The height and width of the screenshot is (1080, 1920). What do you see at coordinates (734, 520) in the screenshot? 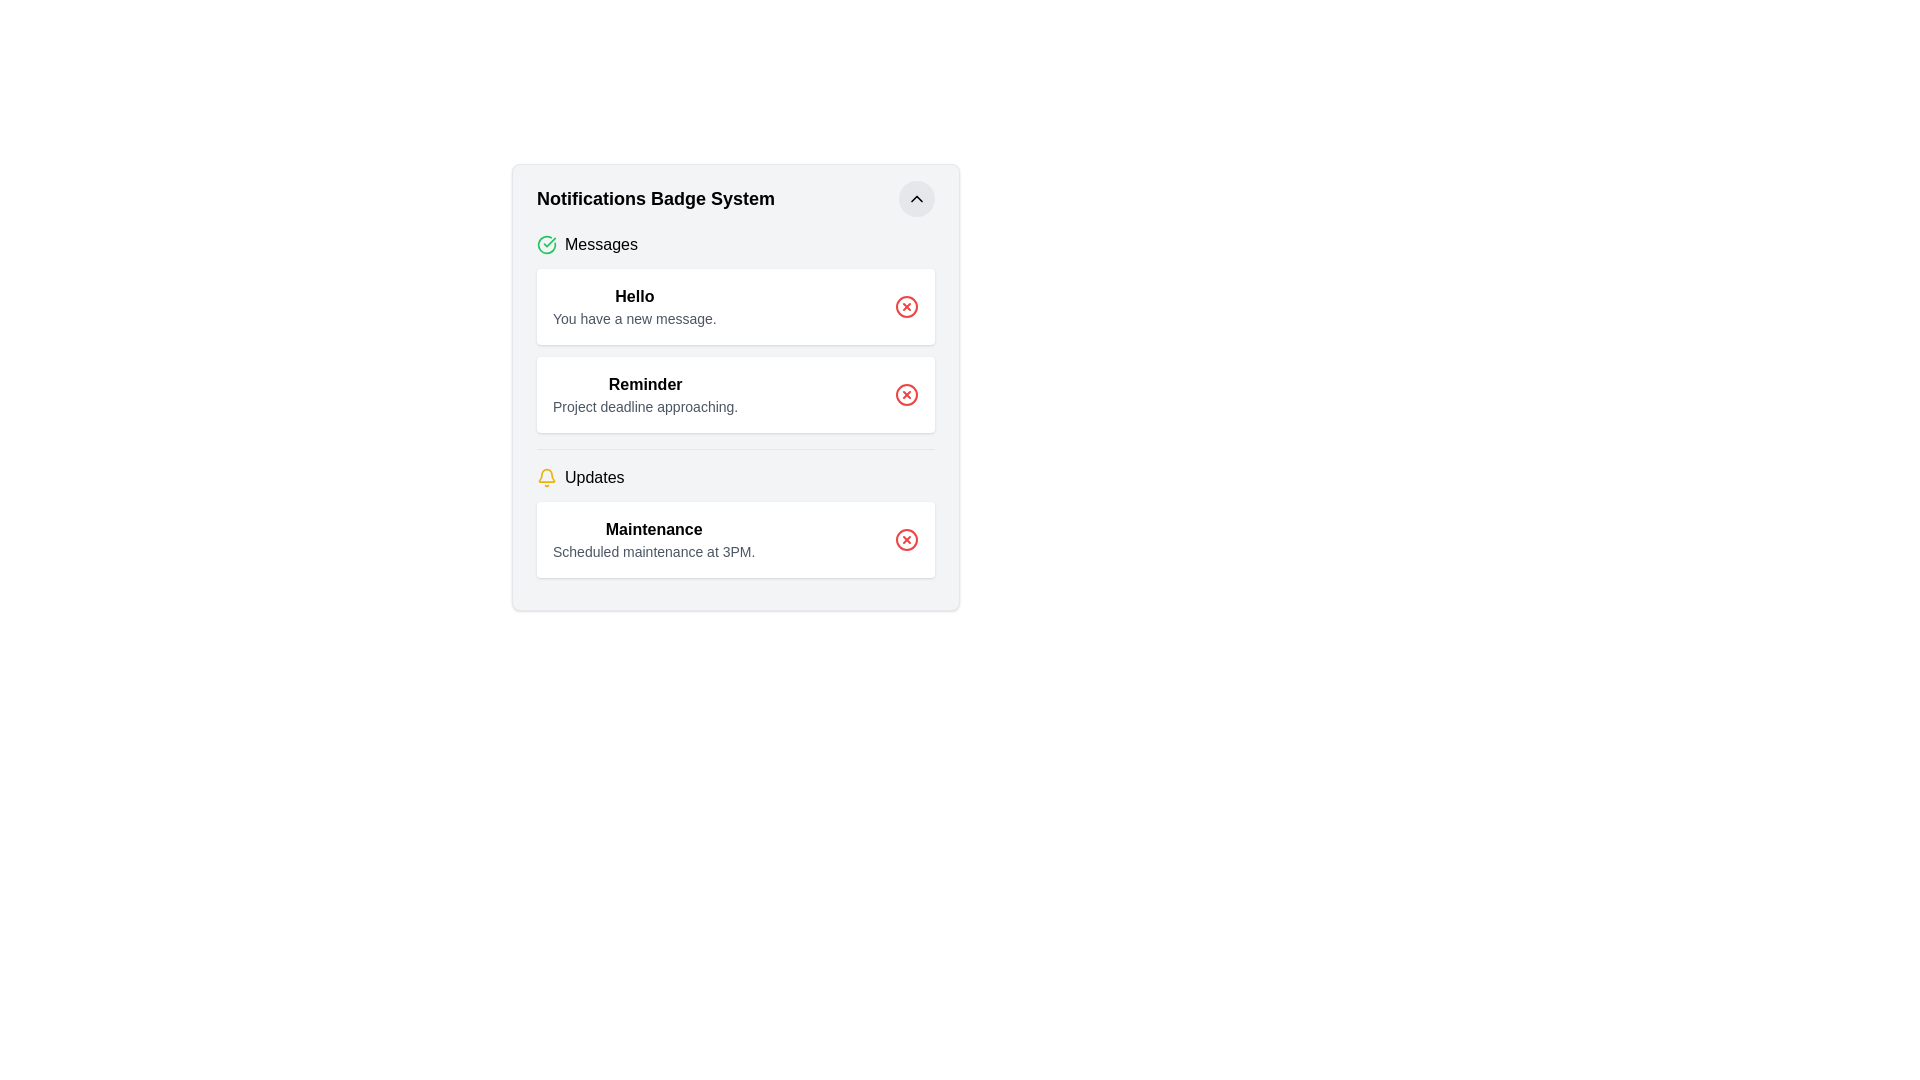
I see `information from the third notification item under the 'Updates' section, which informs about scheduled maintenance` at bounding box center [734, 520].